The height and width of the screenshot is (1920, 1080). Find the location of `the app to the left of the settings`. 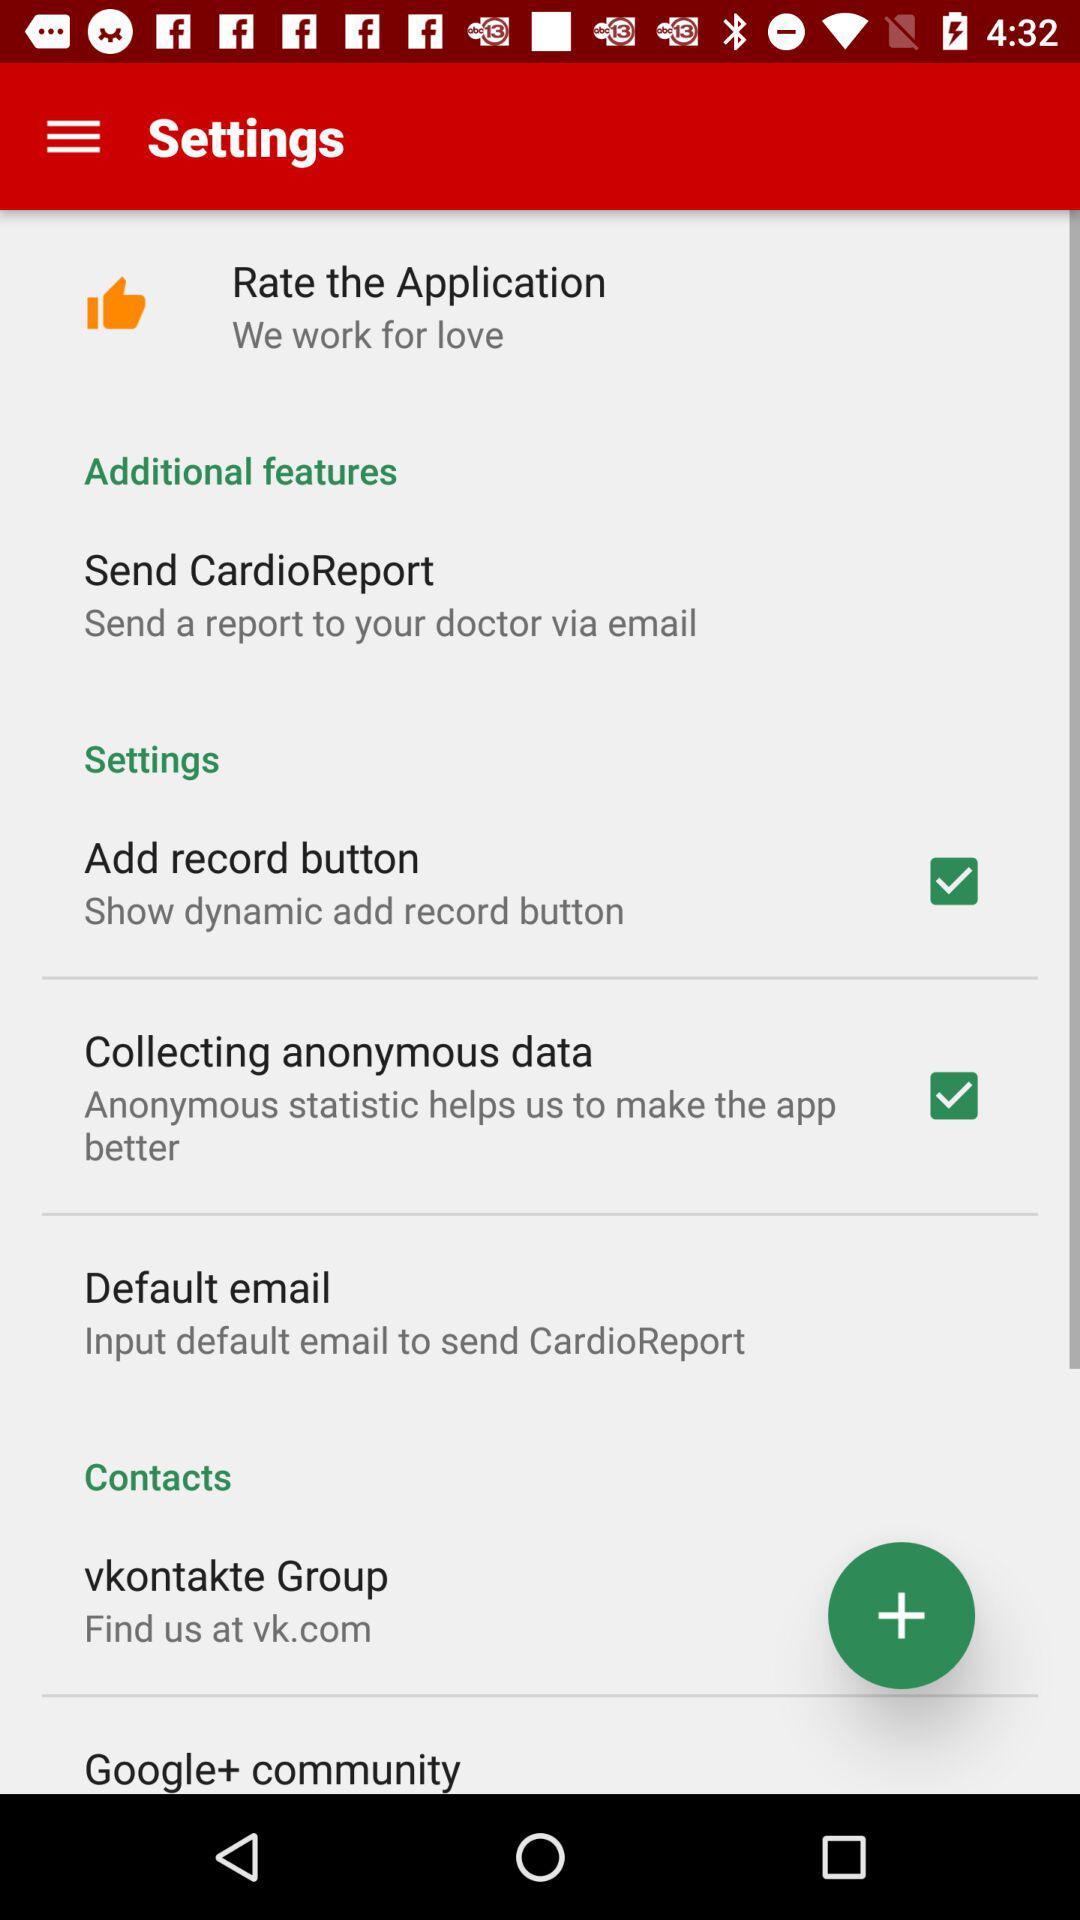

the app to the left of the settings is located at coordinates (72, 135).